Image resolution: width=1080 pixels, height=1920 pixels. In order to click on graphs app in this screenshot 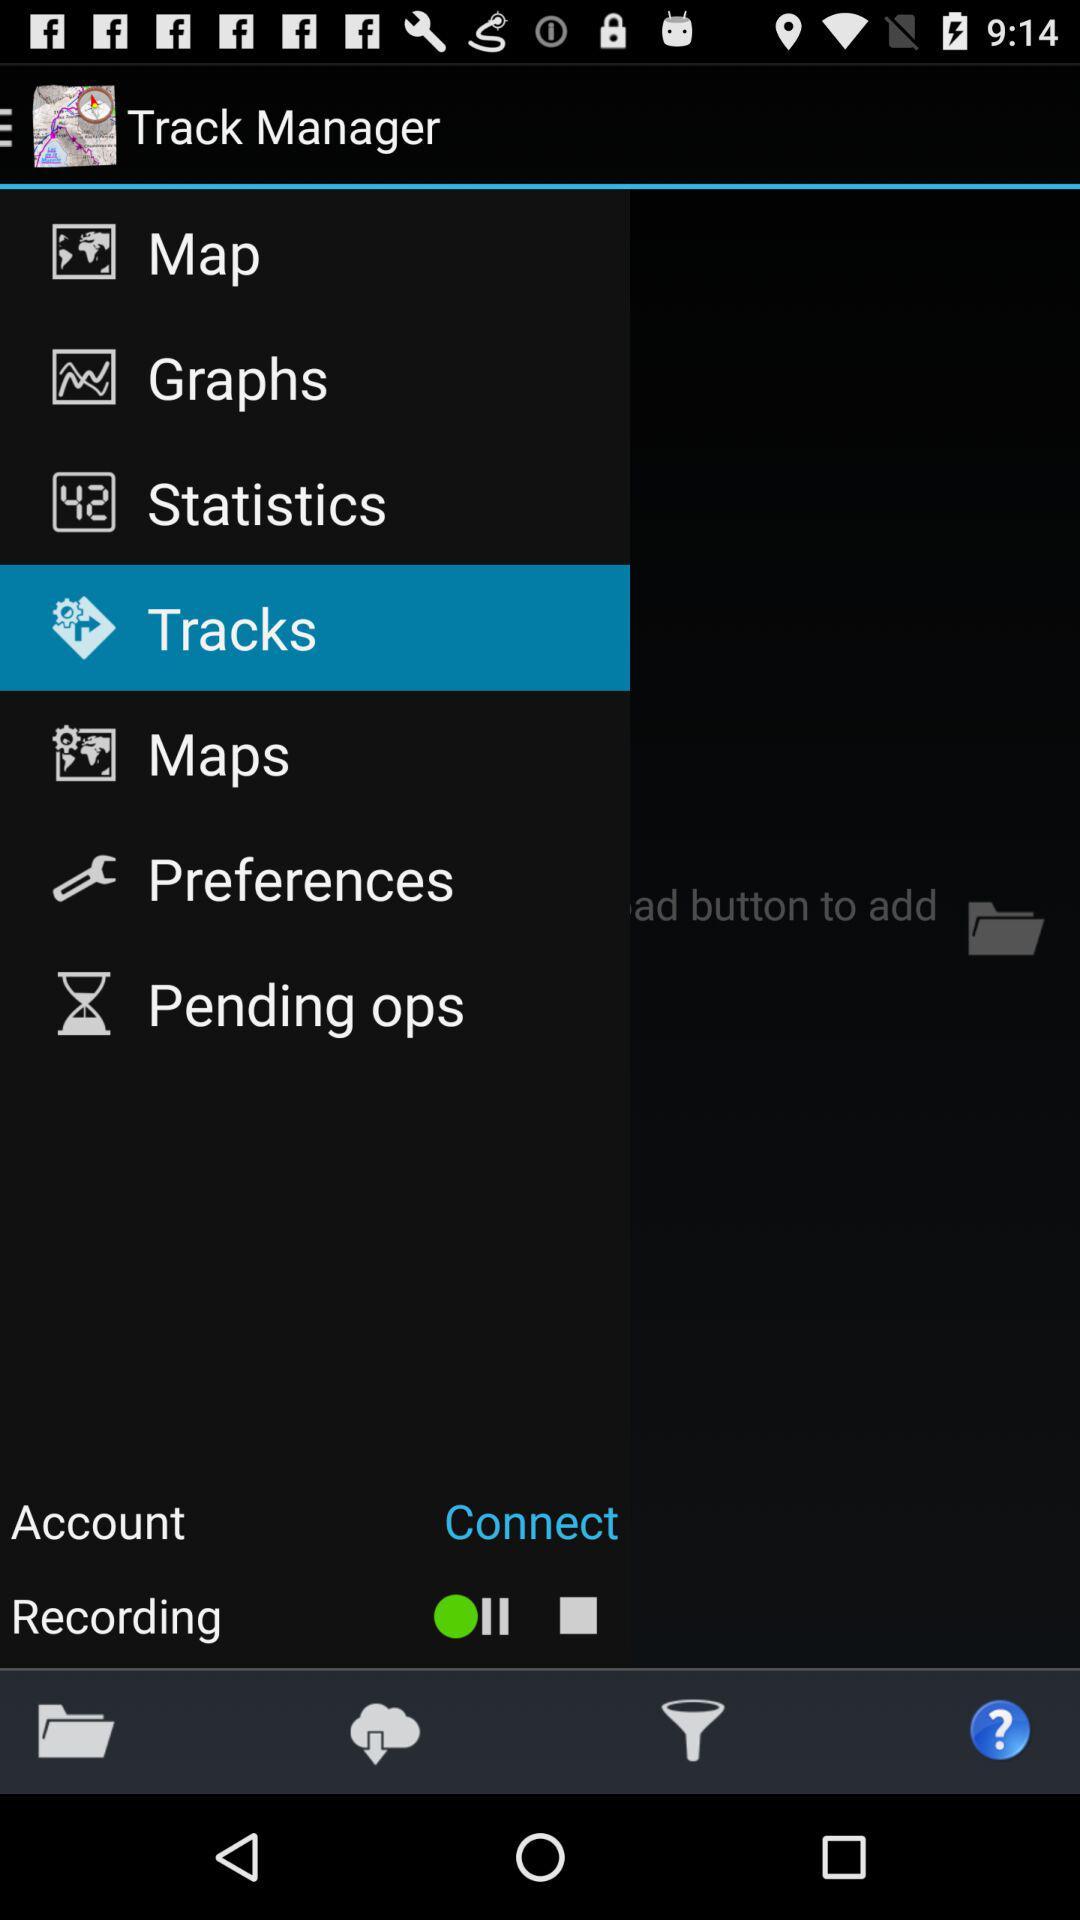, I will do `click(315, 377)`.